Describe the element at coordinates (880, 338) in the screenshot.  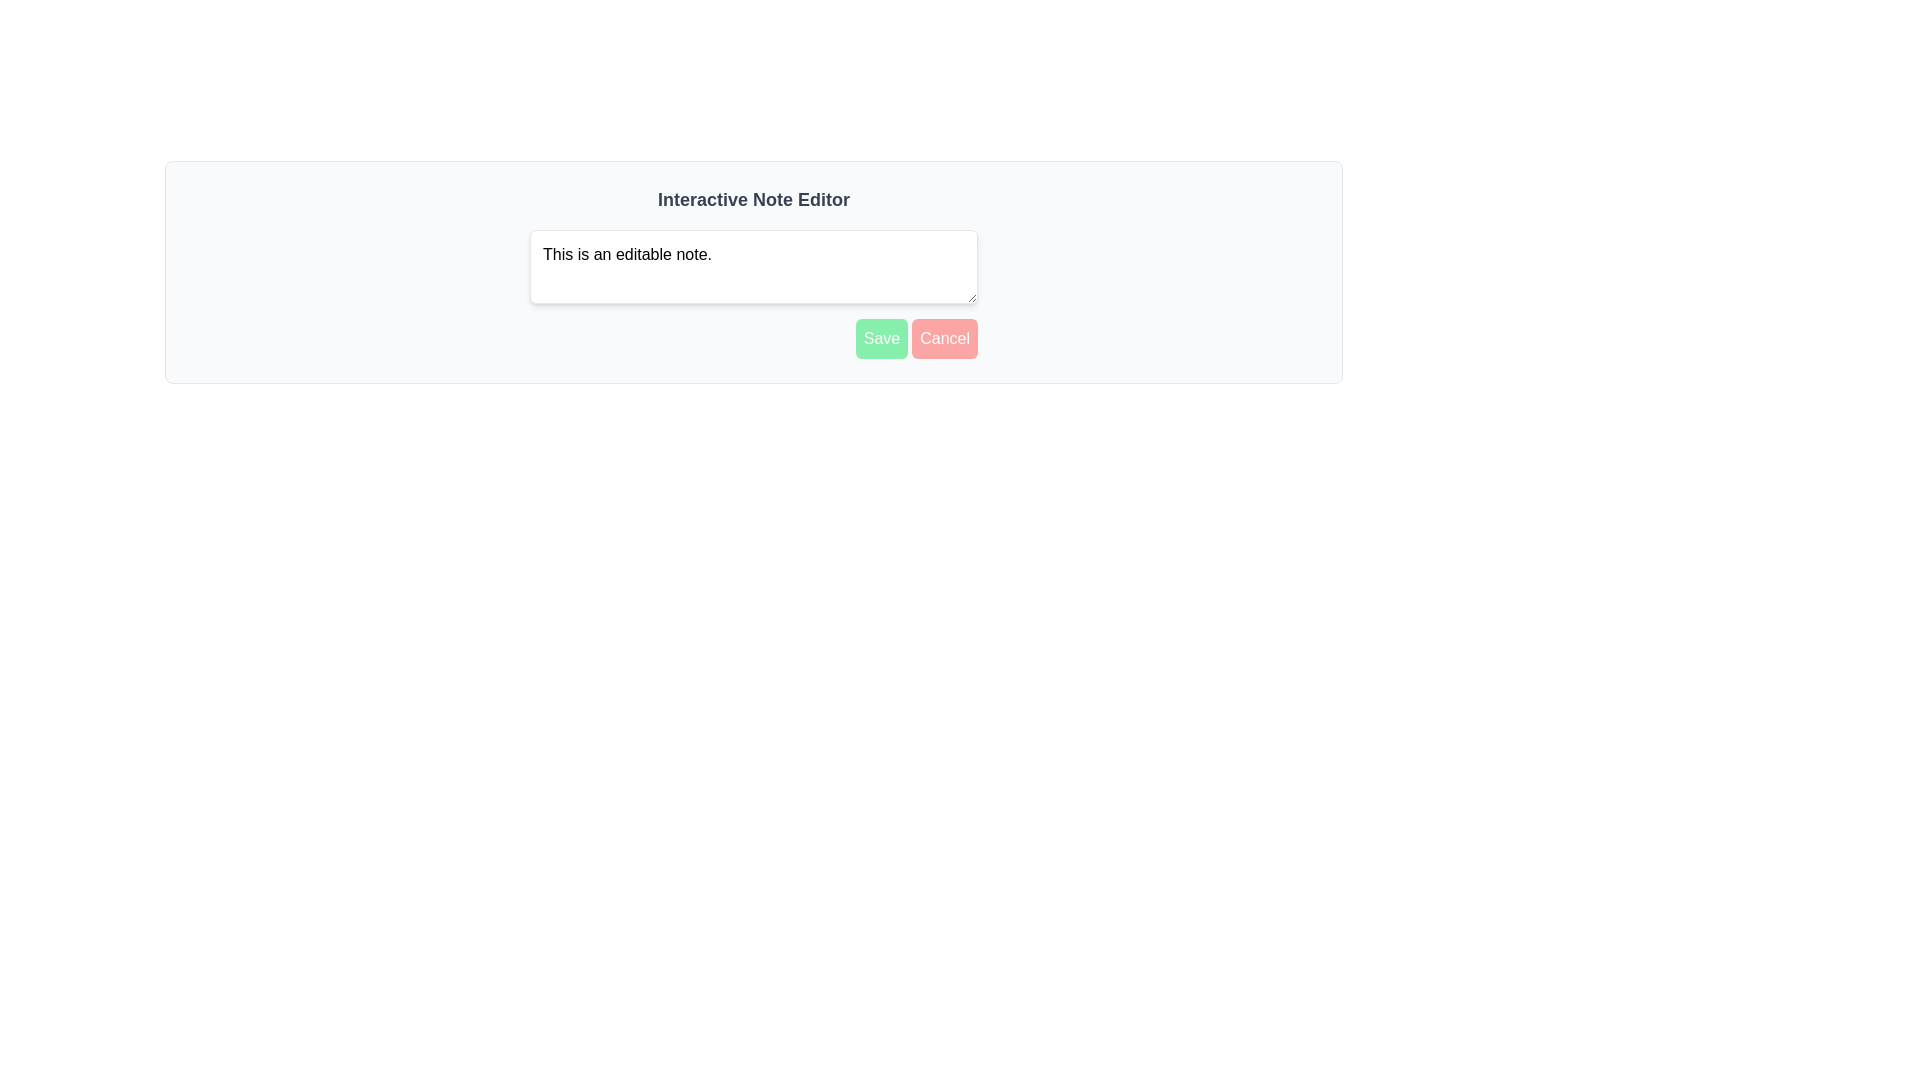
I see `the green 'Save' button with white text, located towards the bottom-right corner of the interface` at that location.